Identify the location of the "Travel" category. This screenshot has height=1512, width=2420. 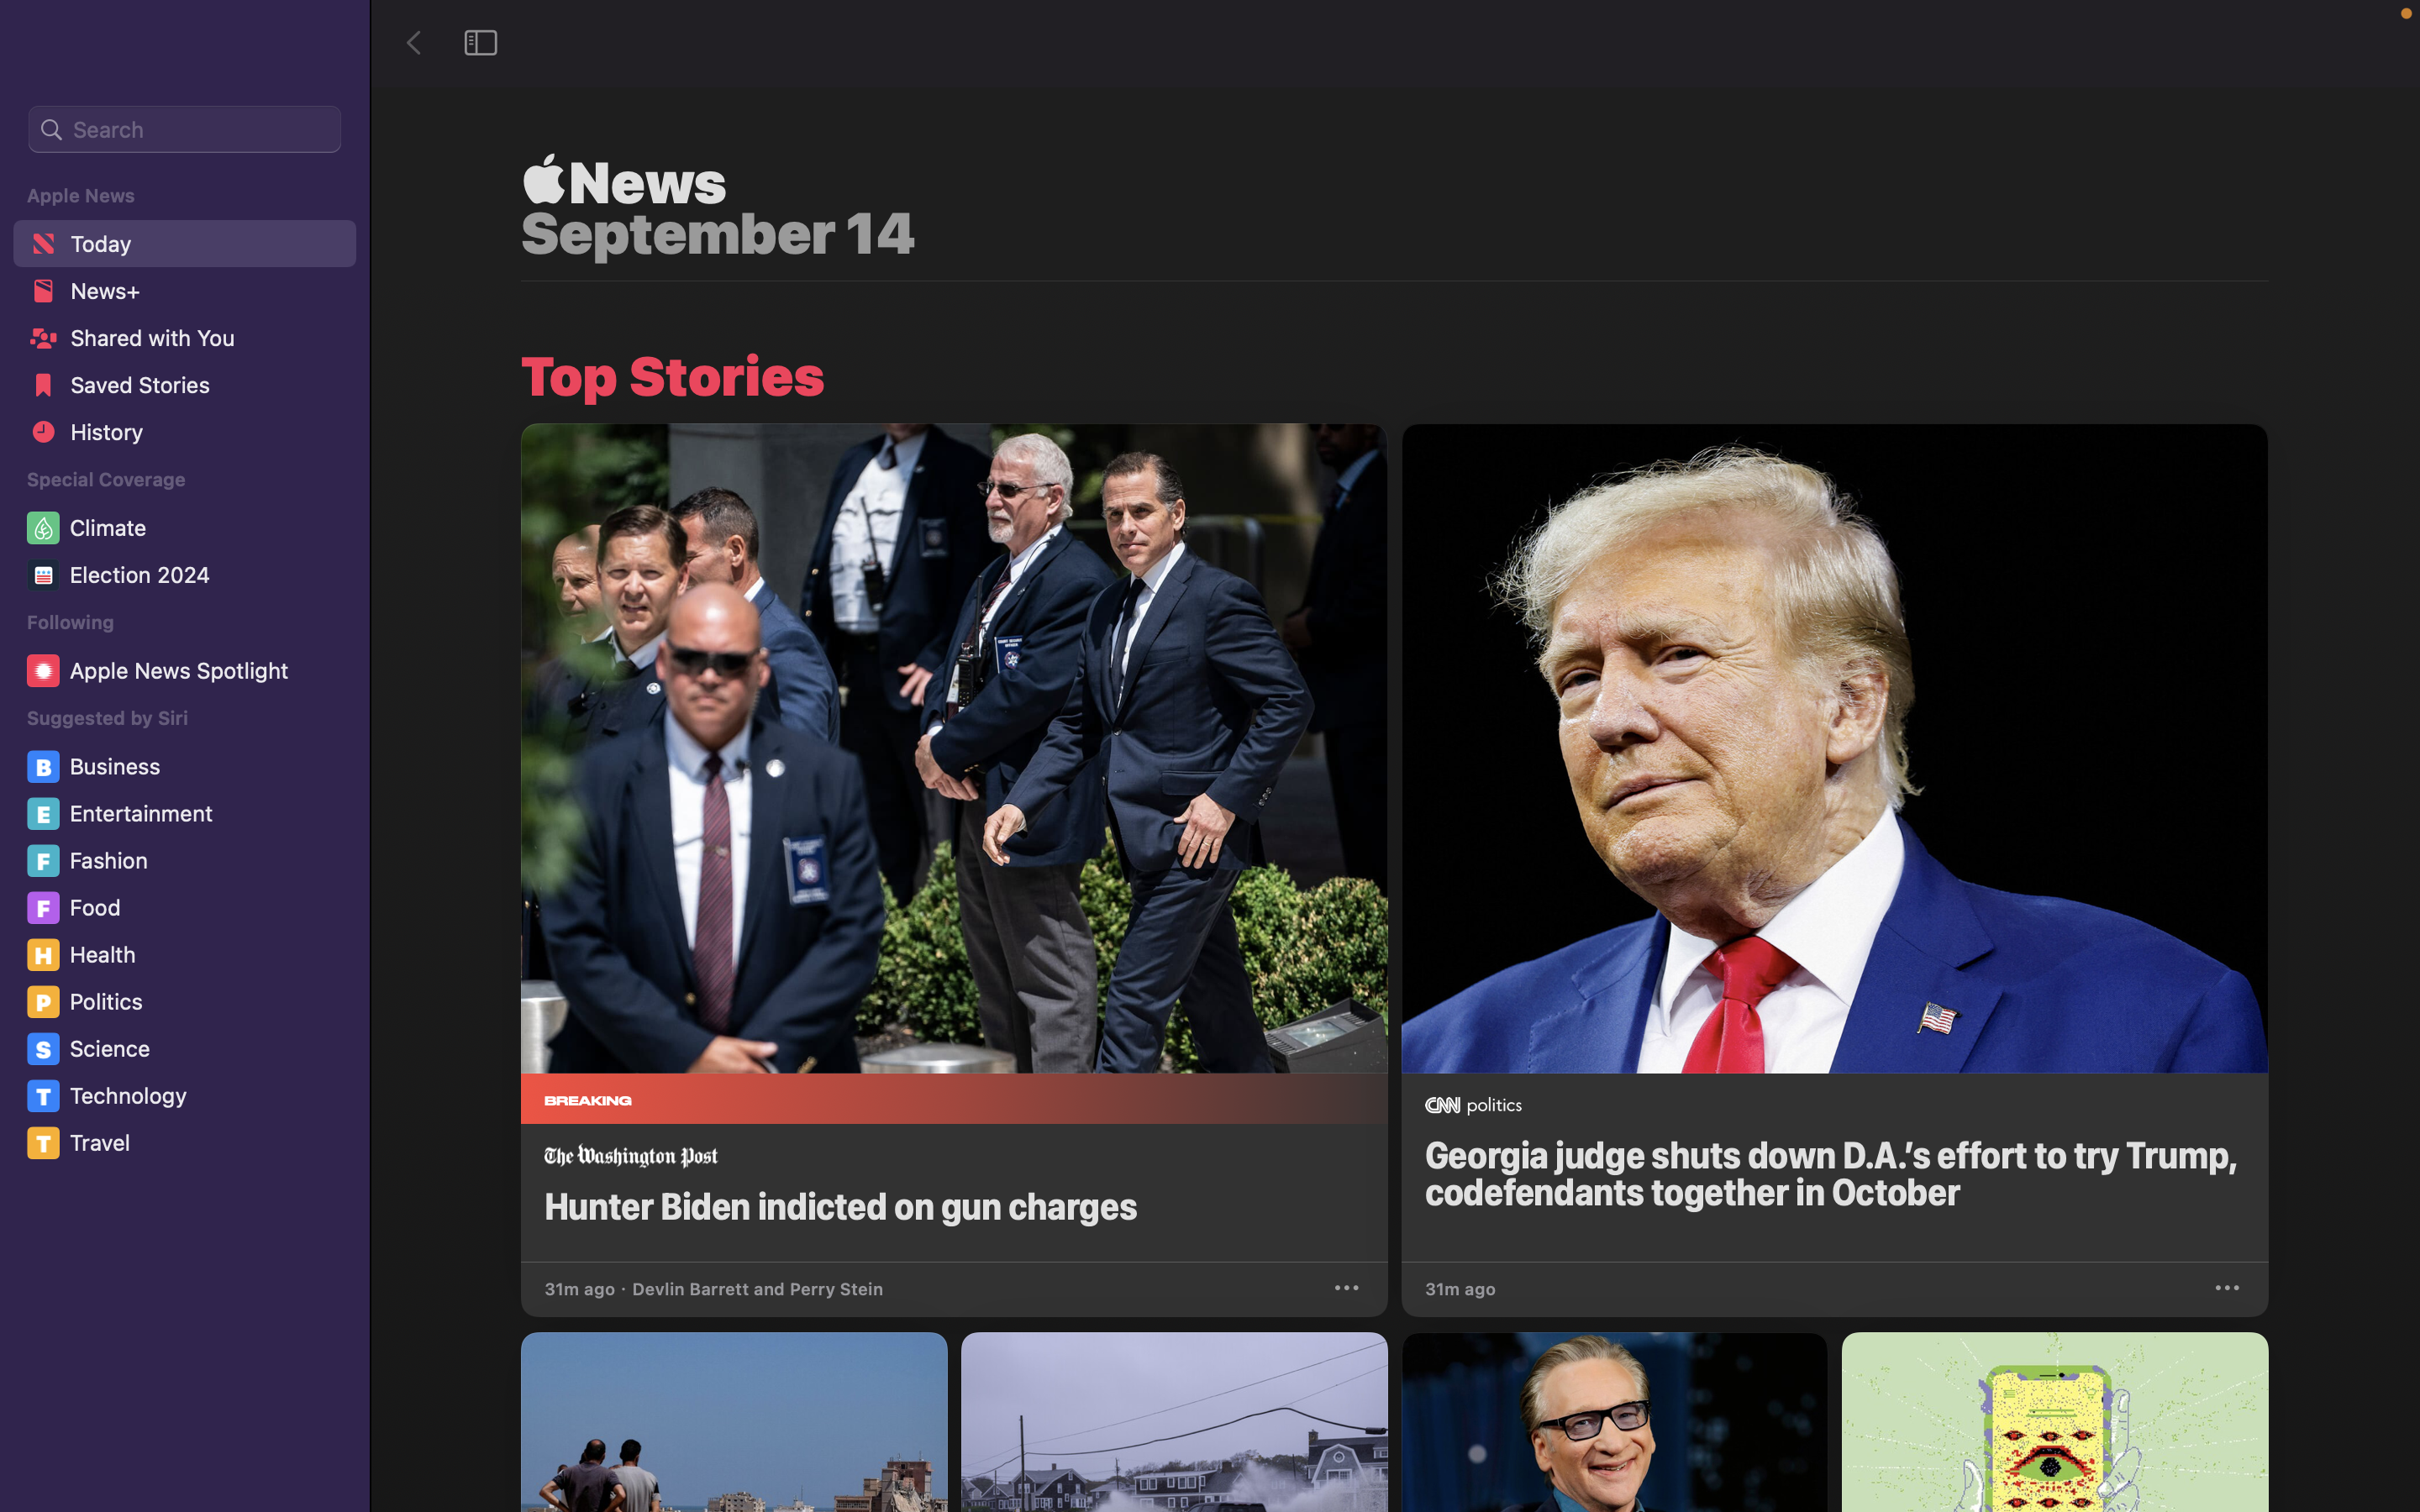
(189, 1143).